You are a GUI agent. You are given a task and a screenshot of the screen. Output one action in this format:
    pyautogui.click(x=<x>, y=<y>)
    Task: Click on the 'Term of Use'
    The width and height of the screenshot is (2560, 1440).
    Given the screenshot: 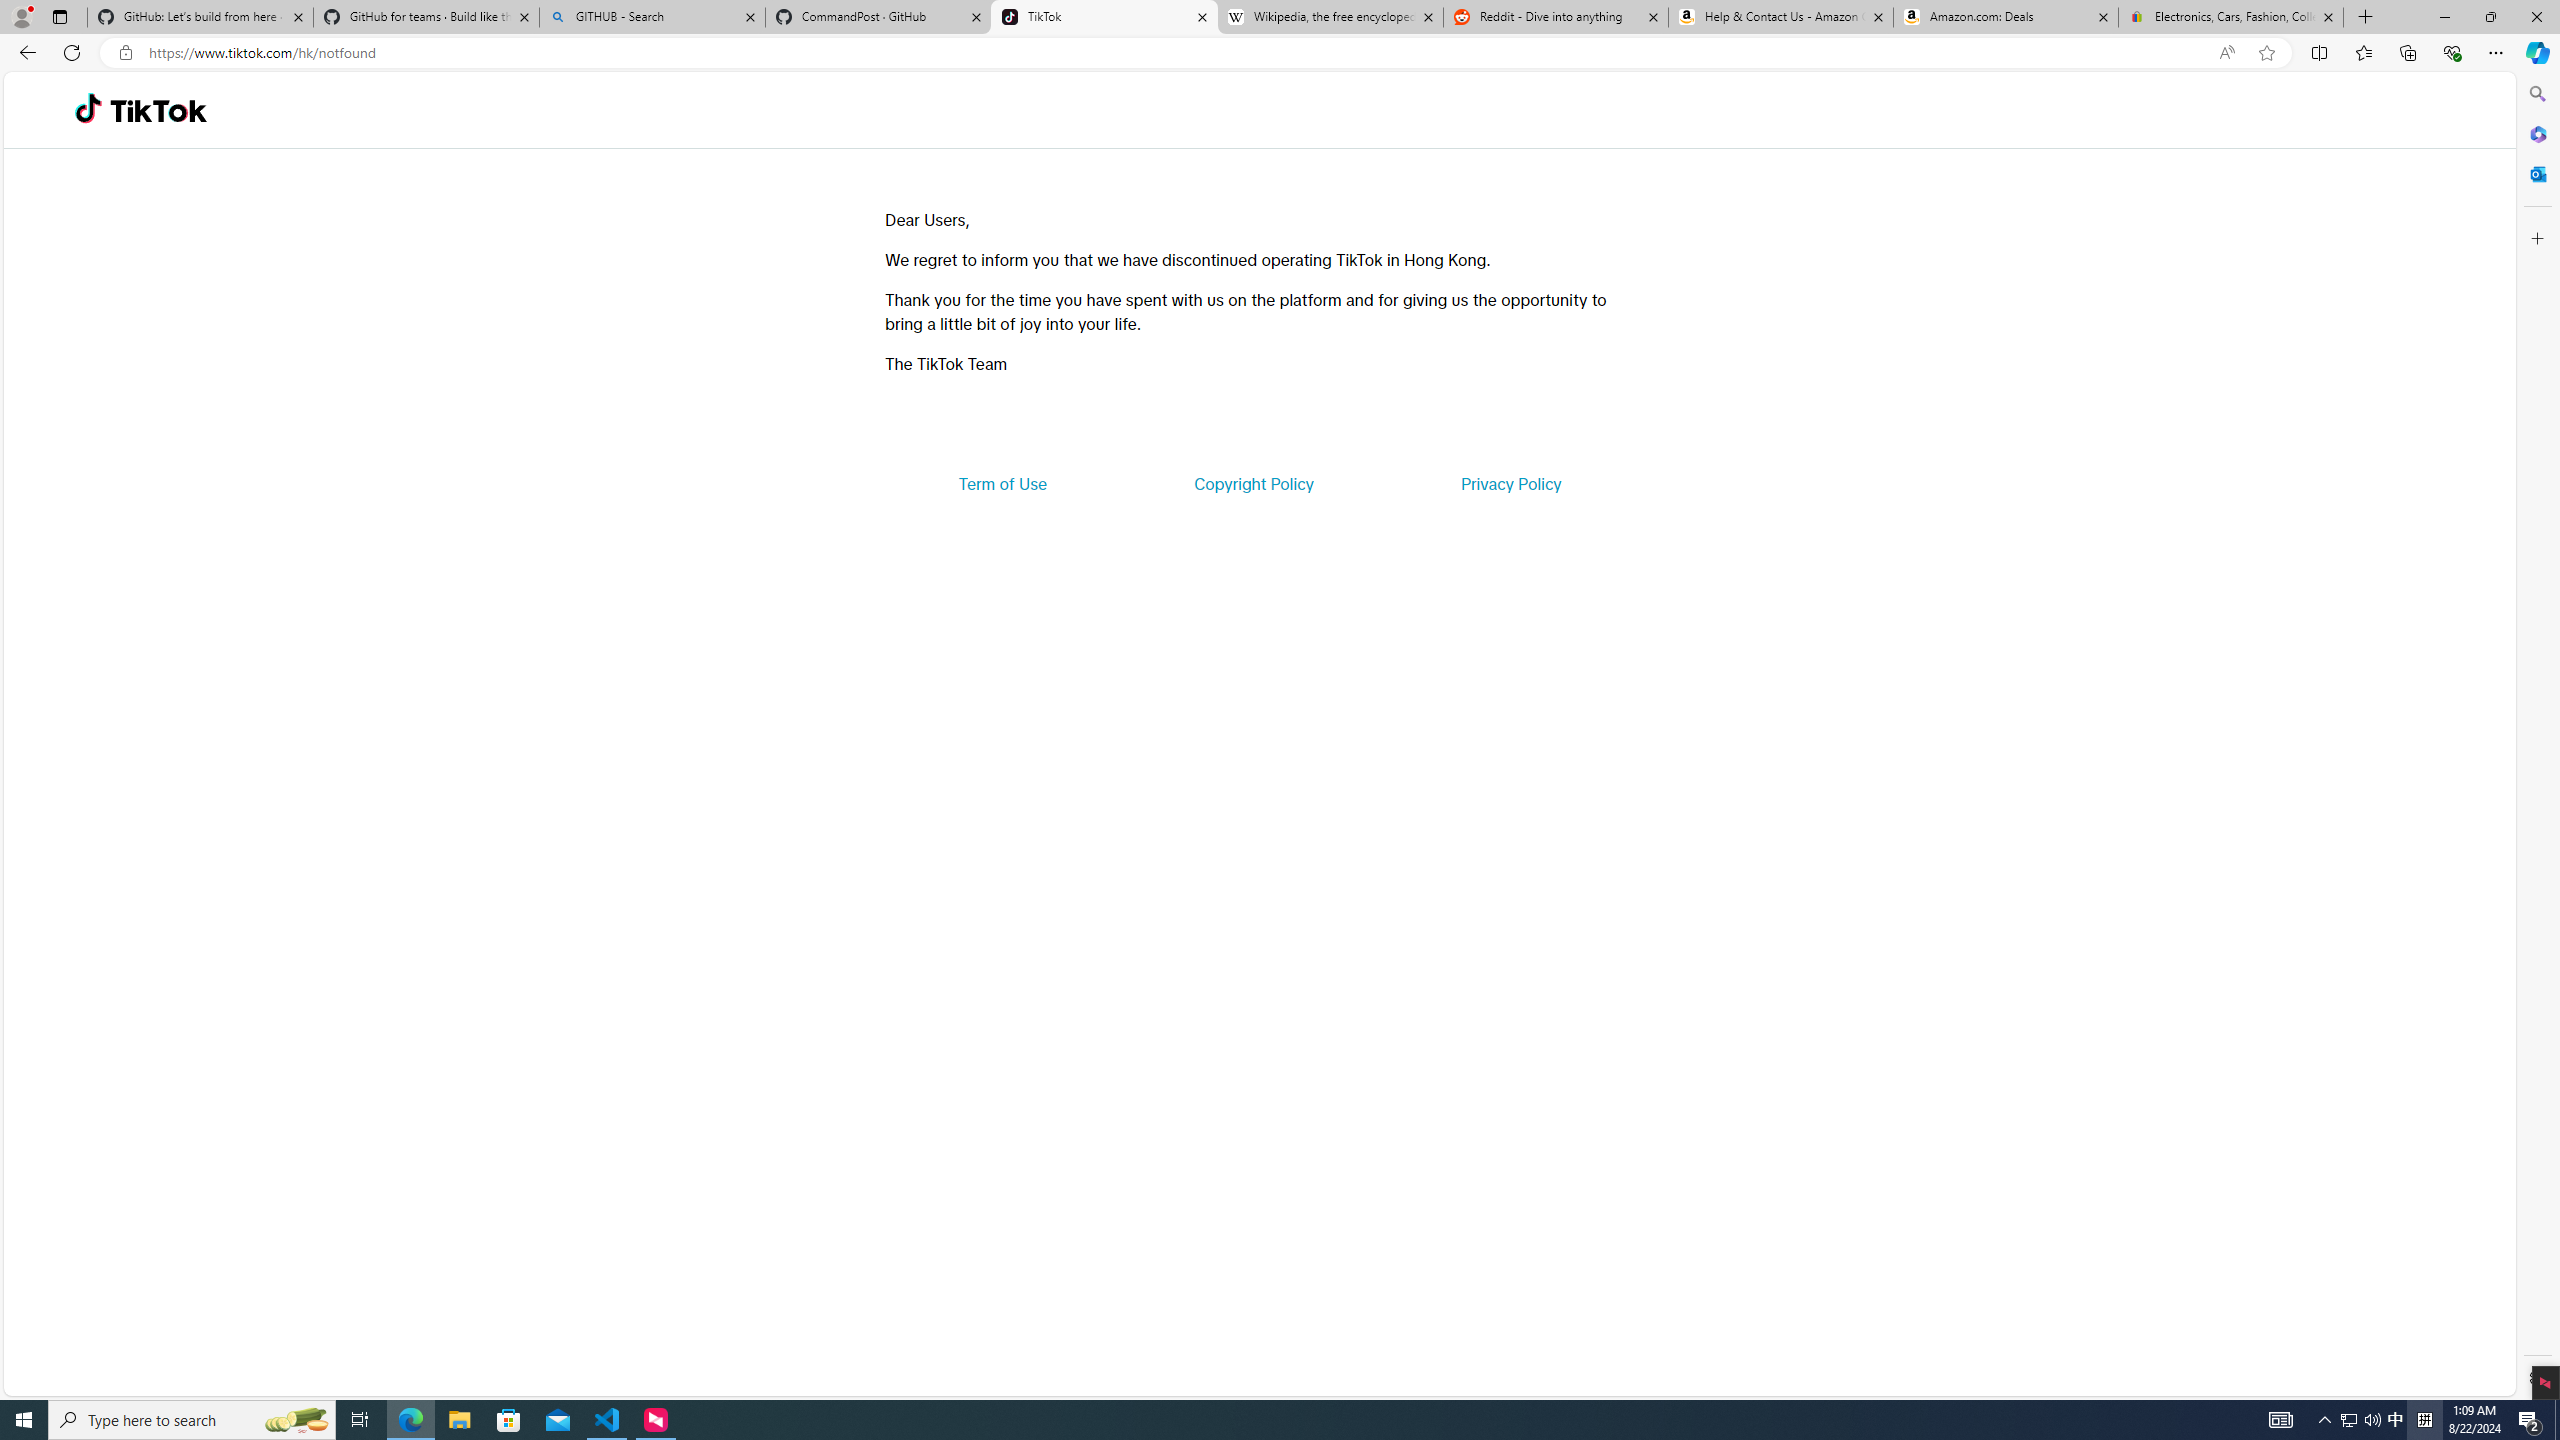 What is the action you would take?
    pyautogui.click(x=1002, y=482)
    